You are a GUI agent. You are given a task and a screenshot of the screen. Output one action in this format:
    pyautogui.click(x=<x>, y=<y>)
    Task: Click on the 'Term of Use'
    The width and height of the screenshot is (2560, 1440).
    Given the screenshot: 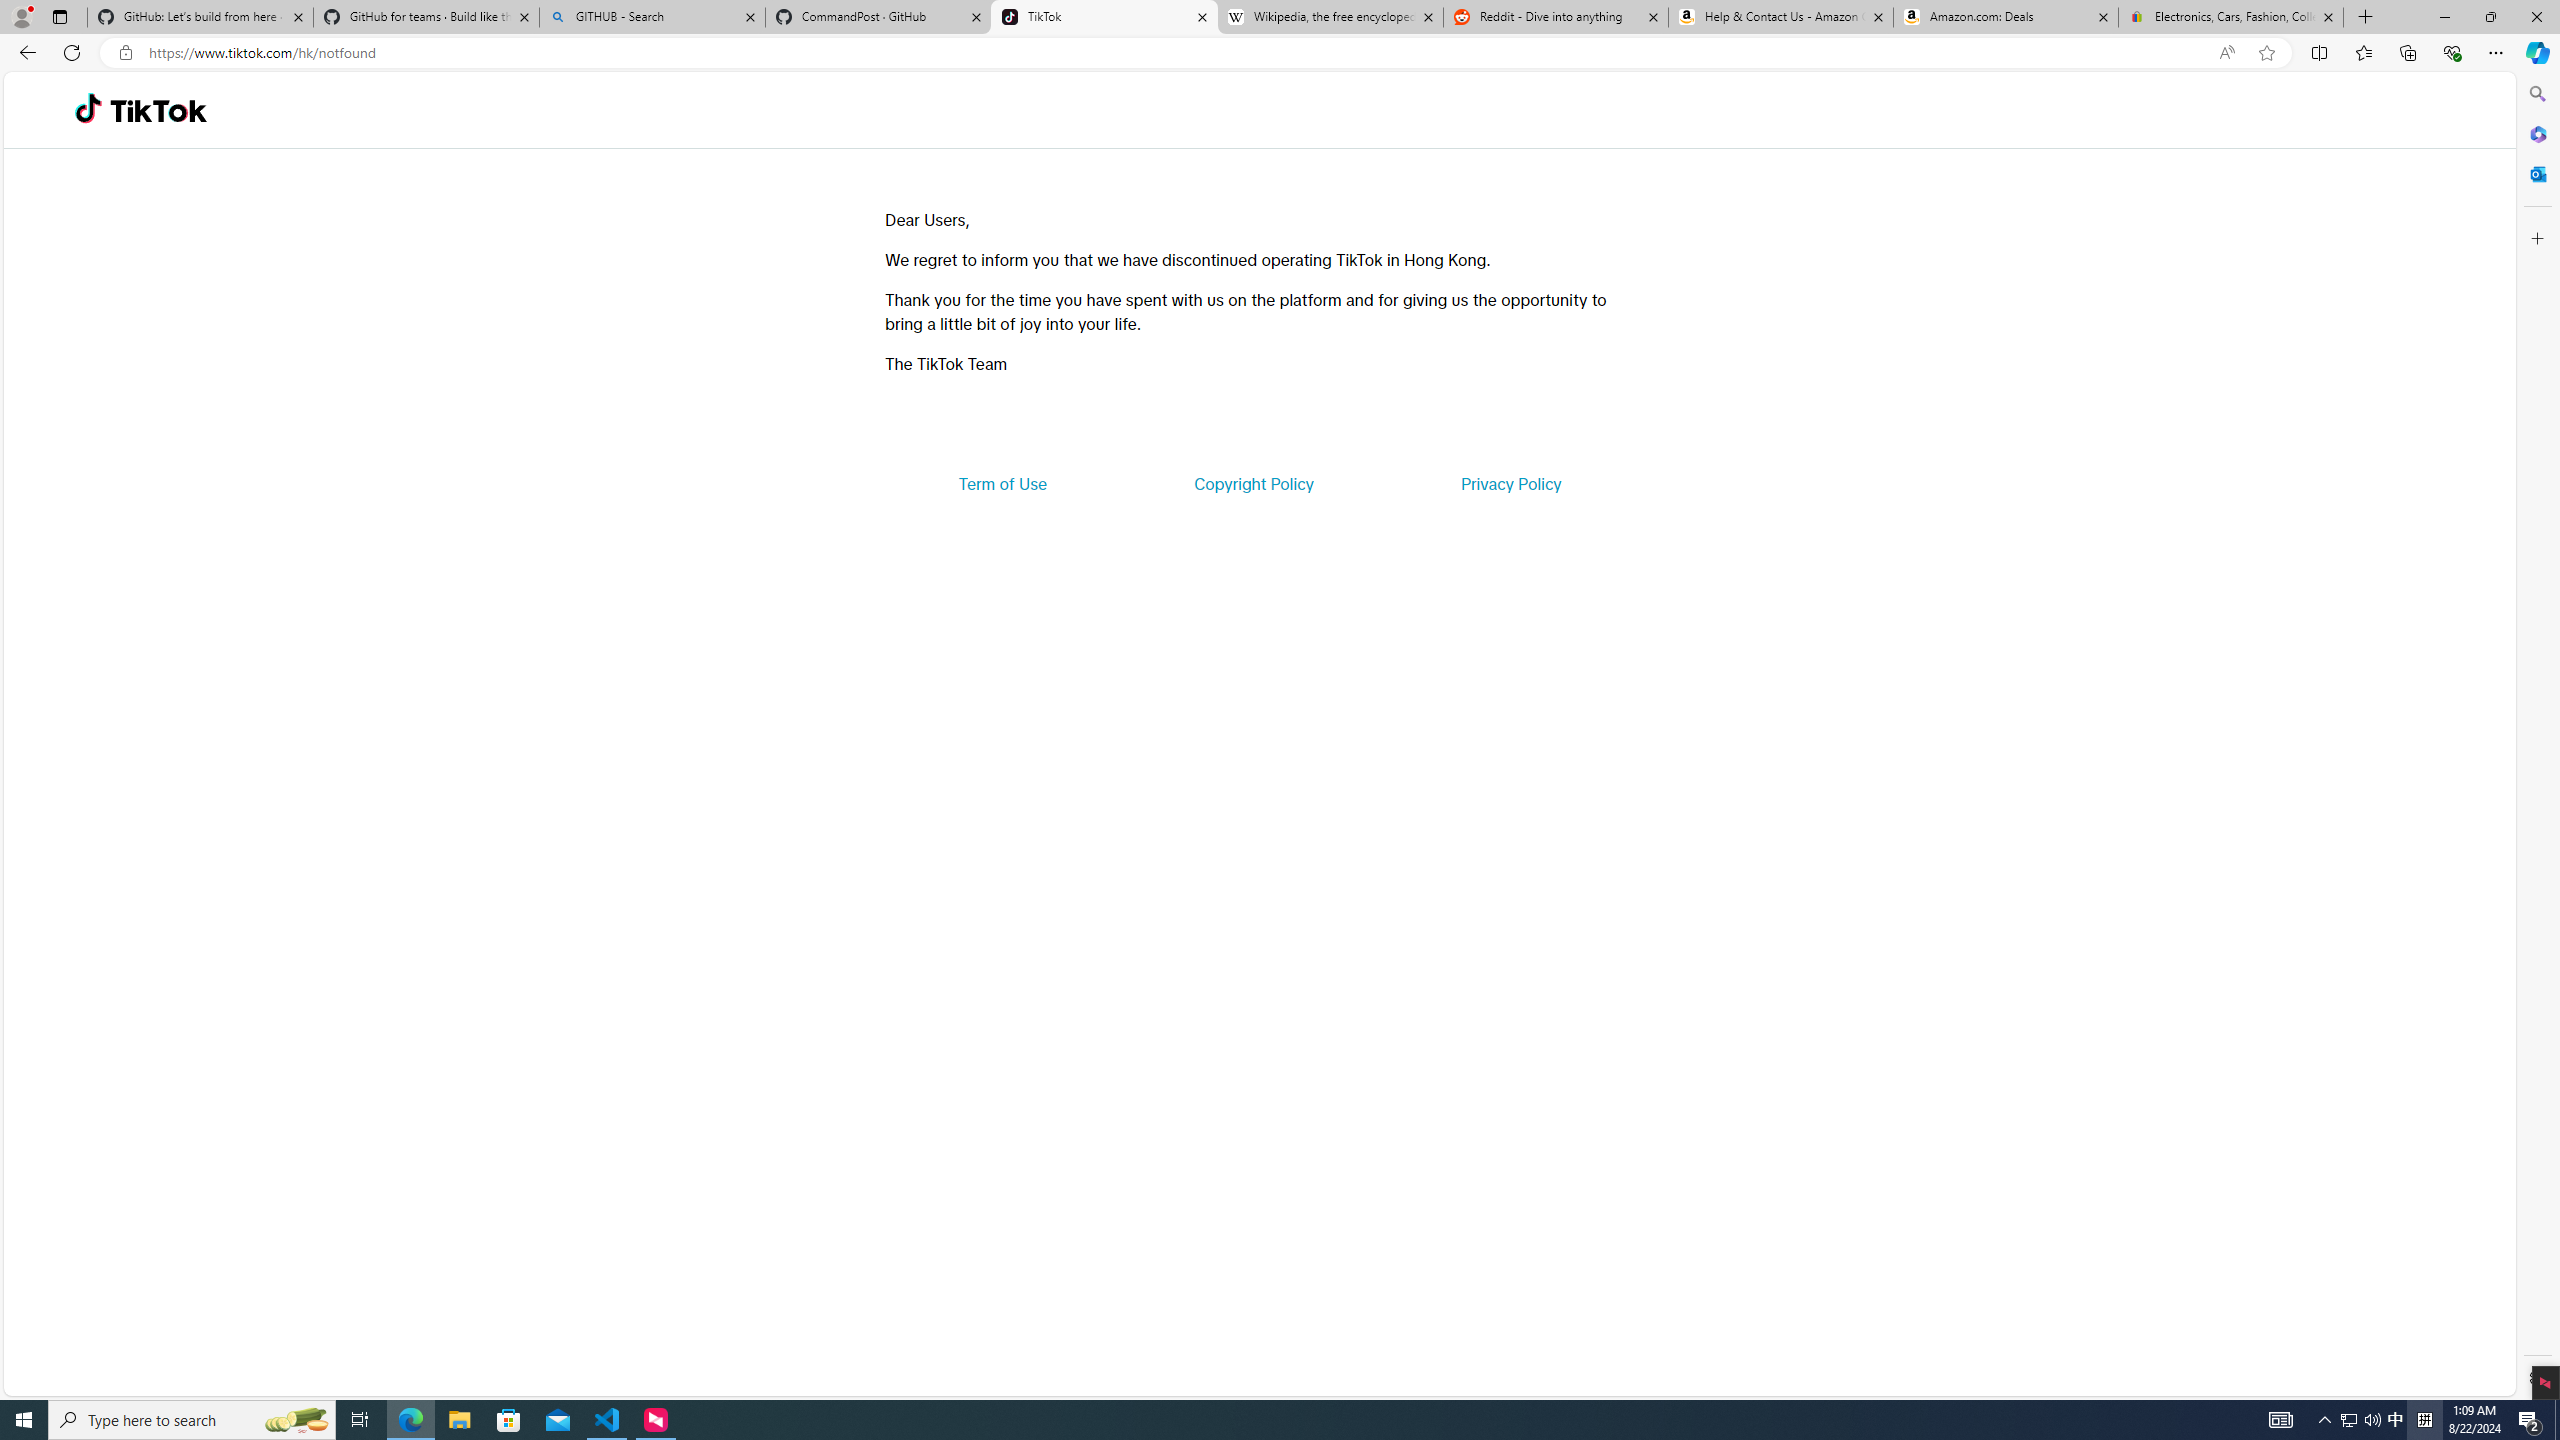 What is the action you would take?
    pyautogui.click(x=1002, y=482)
    